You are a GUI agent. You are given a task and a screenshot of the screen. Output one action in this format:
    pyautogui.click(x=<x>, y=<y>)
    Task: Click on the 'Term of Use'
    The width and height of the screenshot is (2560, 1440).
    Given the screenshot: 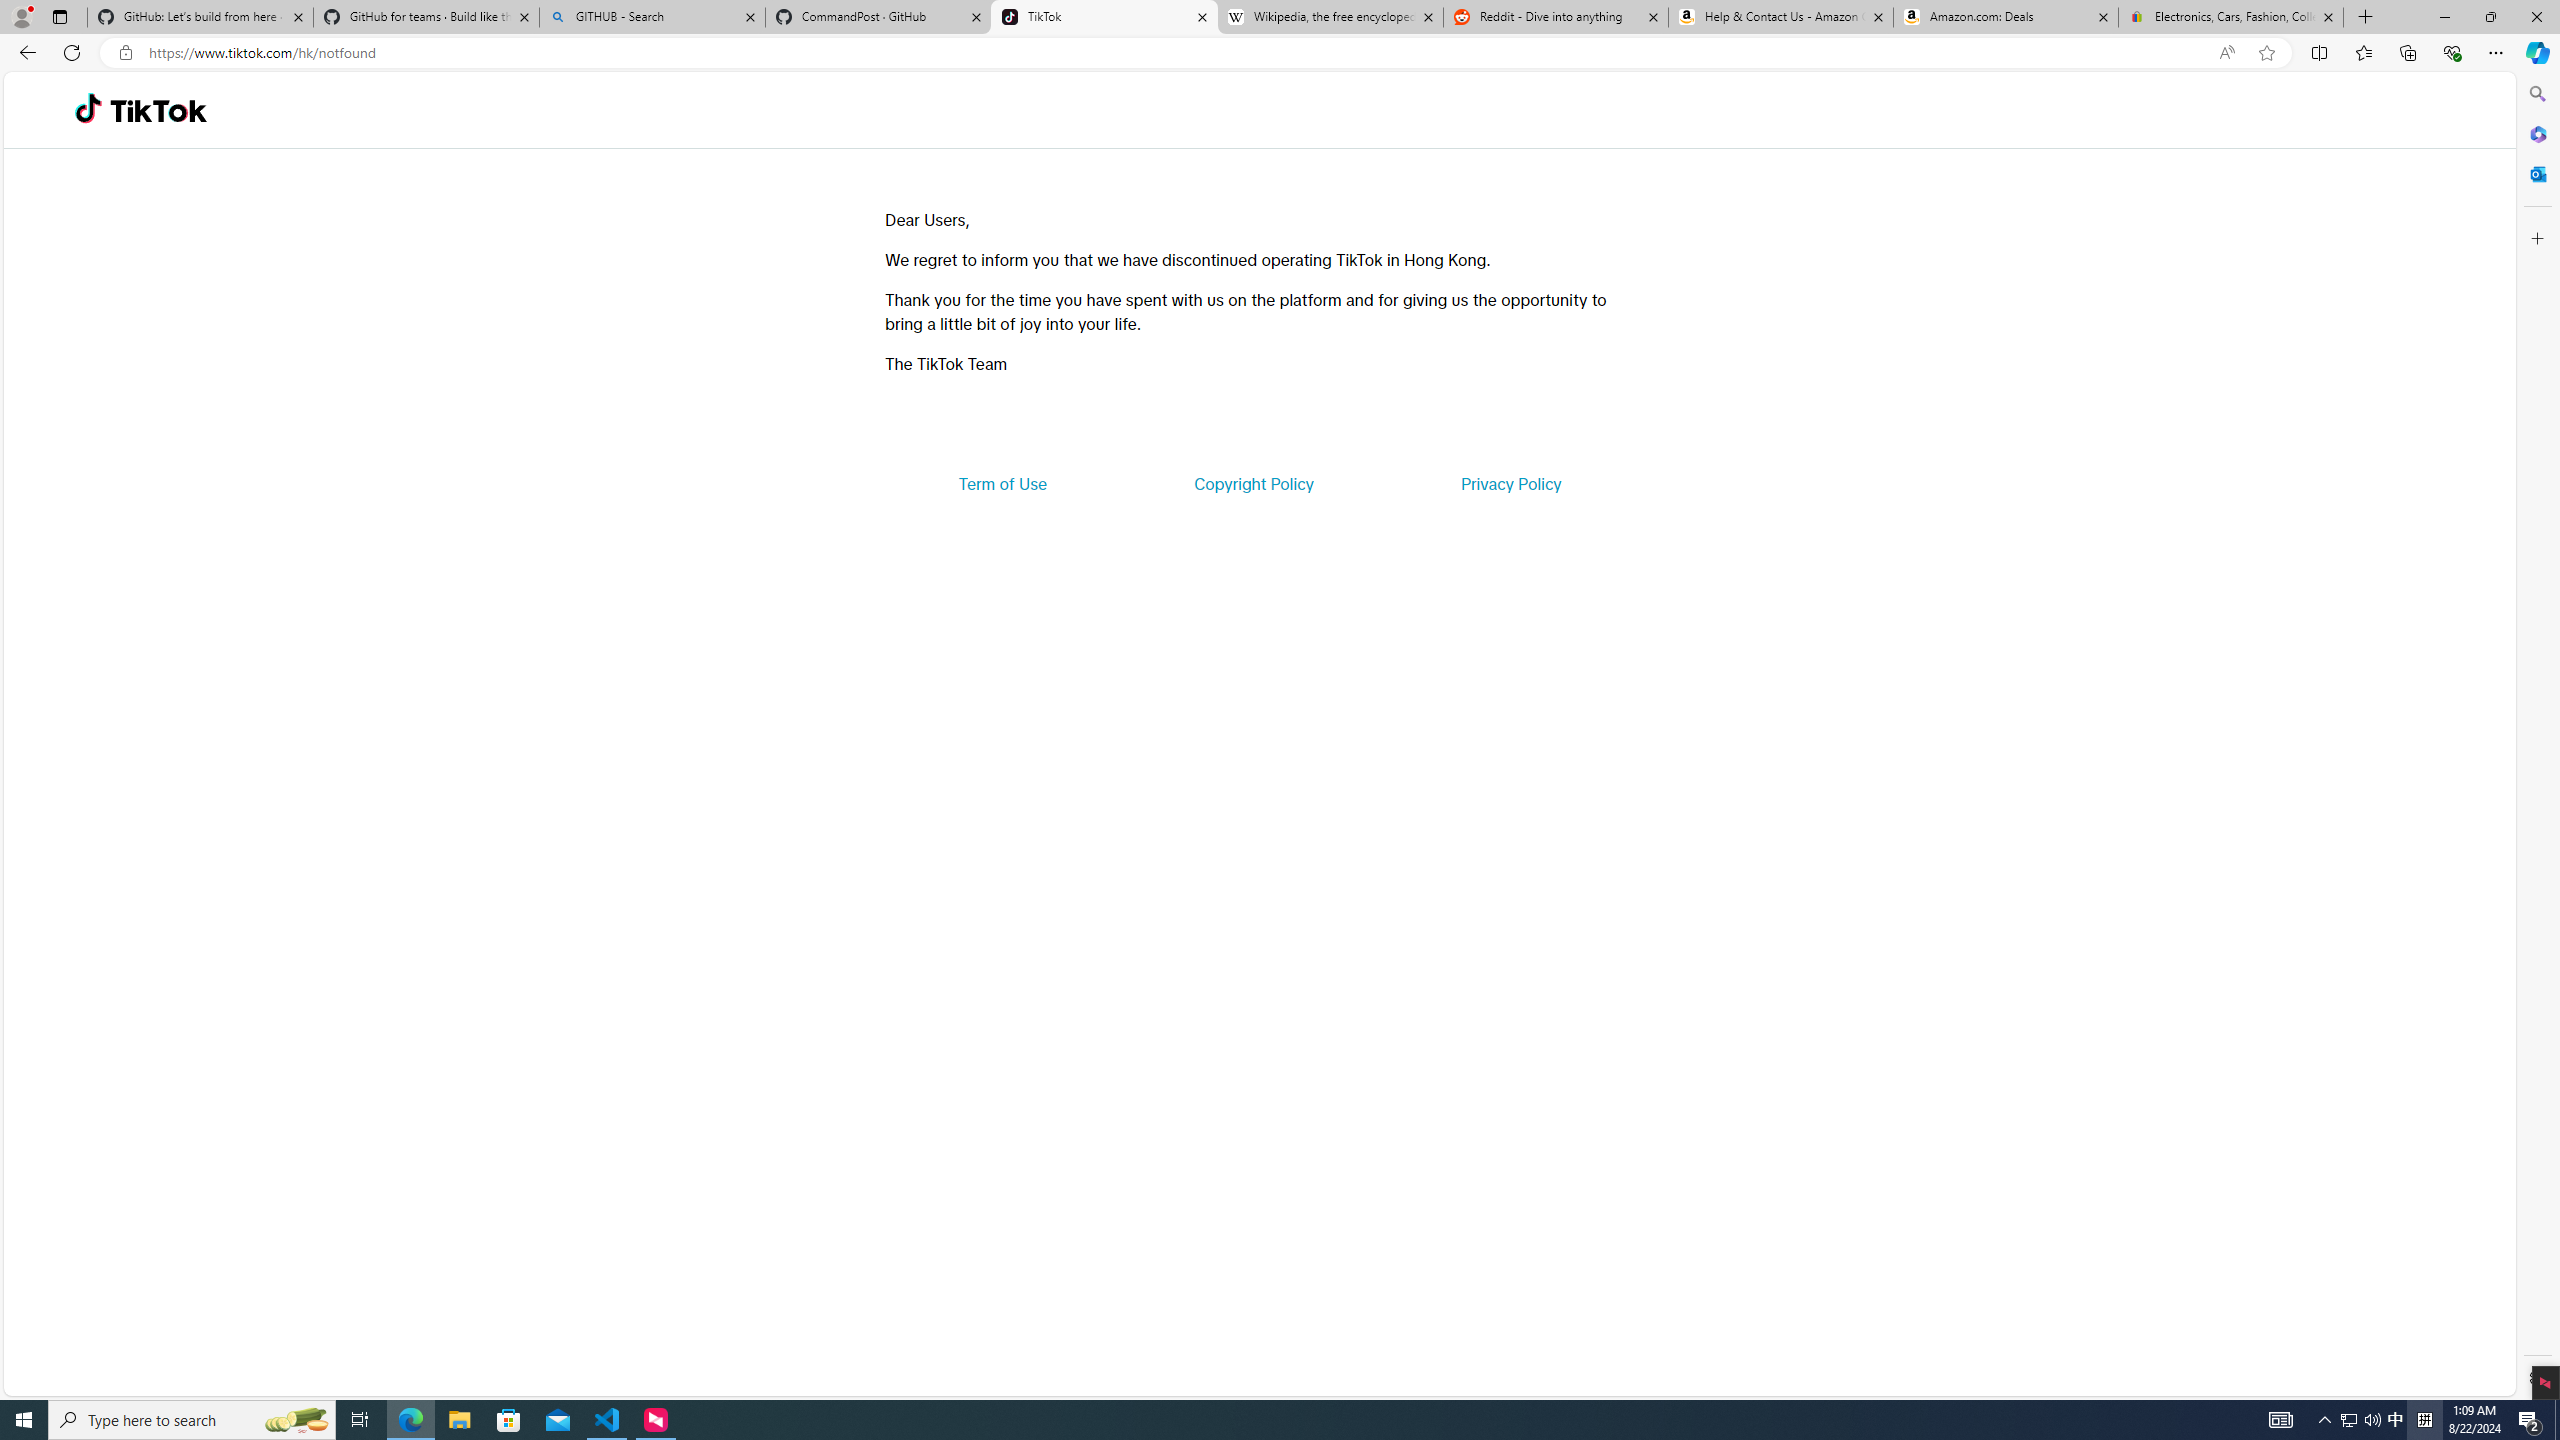 What is the action you would take?
    pyautogui.click(x=1002, y=482)
    